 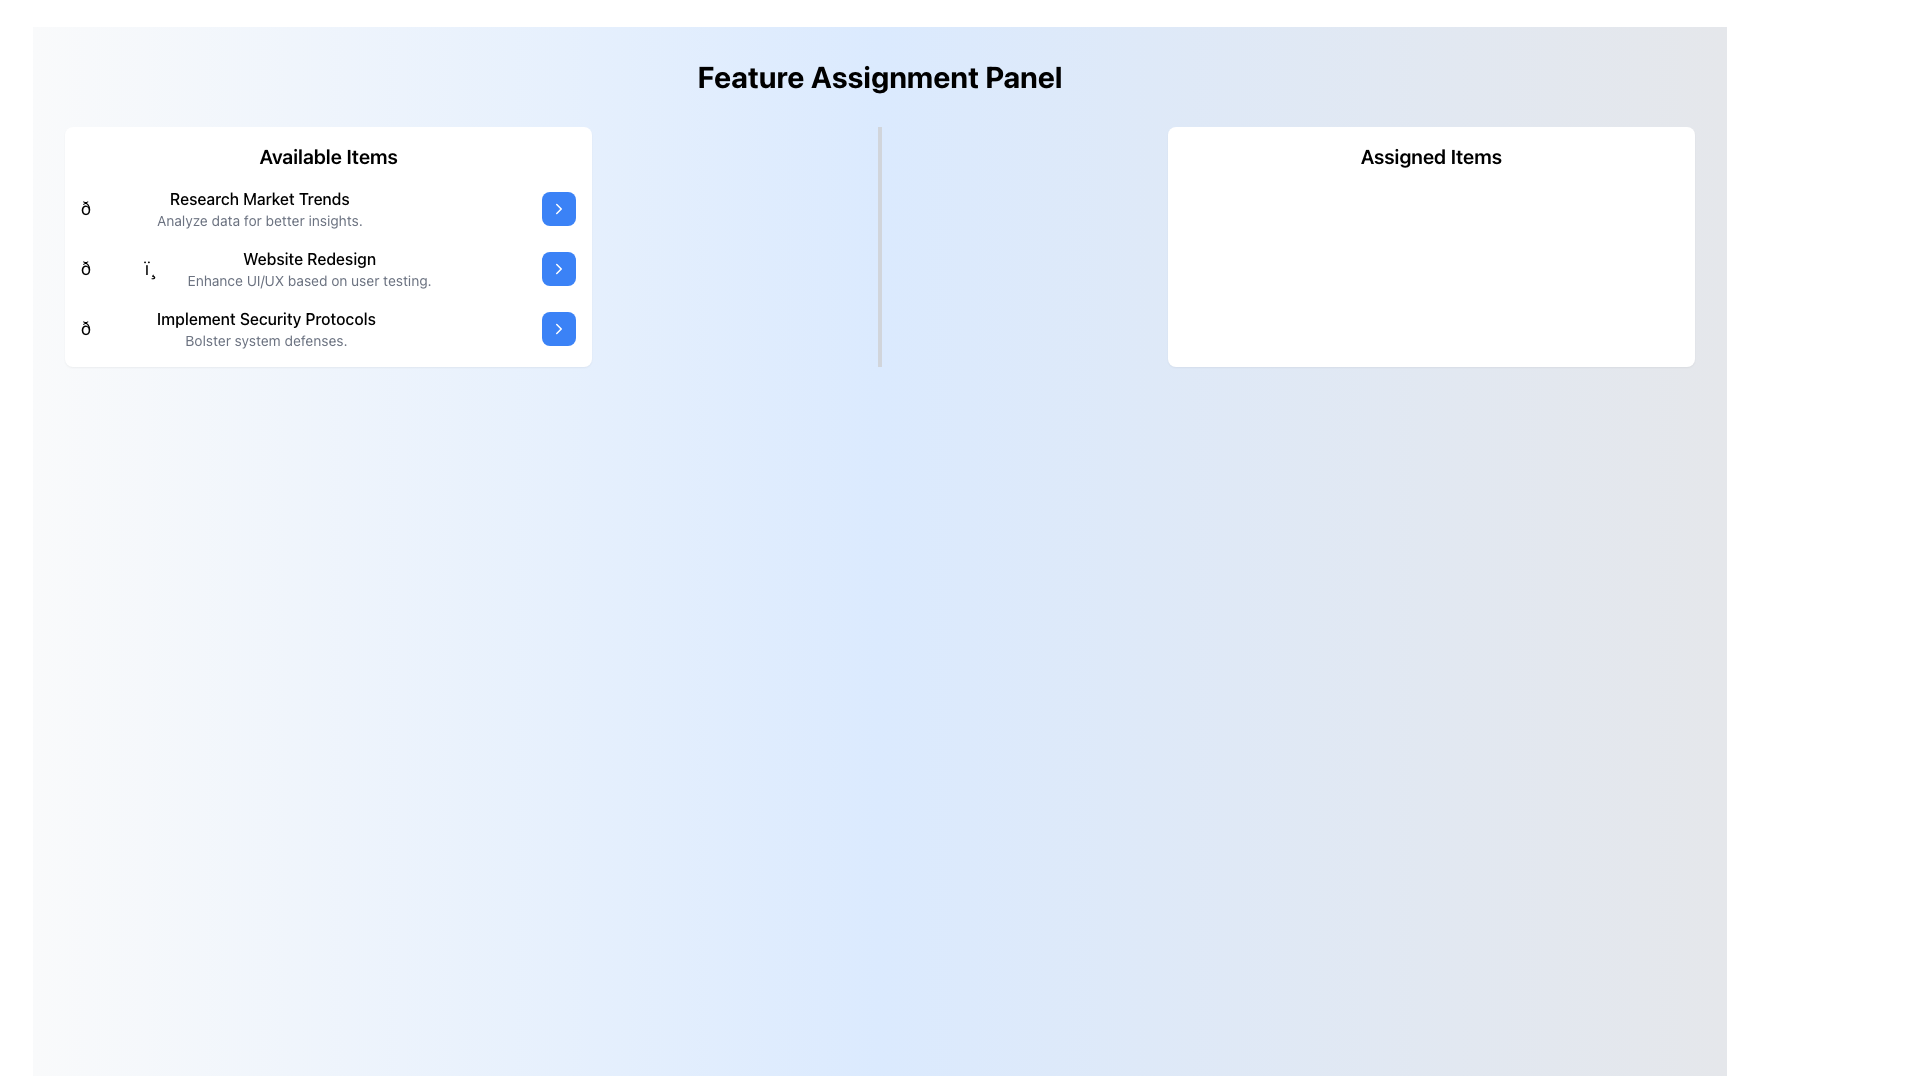 What do you see at coordinates (558, 208) in the screenshot?
I see `the blue rounded-rectangle button with white text and a chevron-right icon next to 'Research Market Trends' in the 'Available Items' section` at bounding box center [558, 208].